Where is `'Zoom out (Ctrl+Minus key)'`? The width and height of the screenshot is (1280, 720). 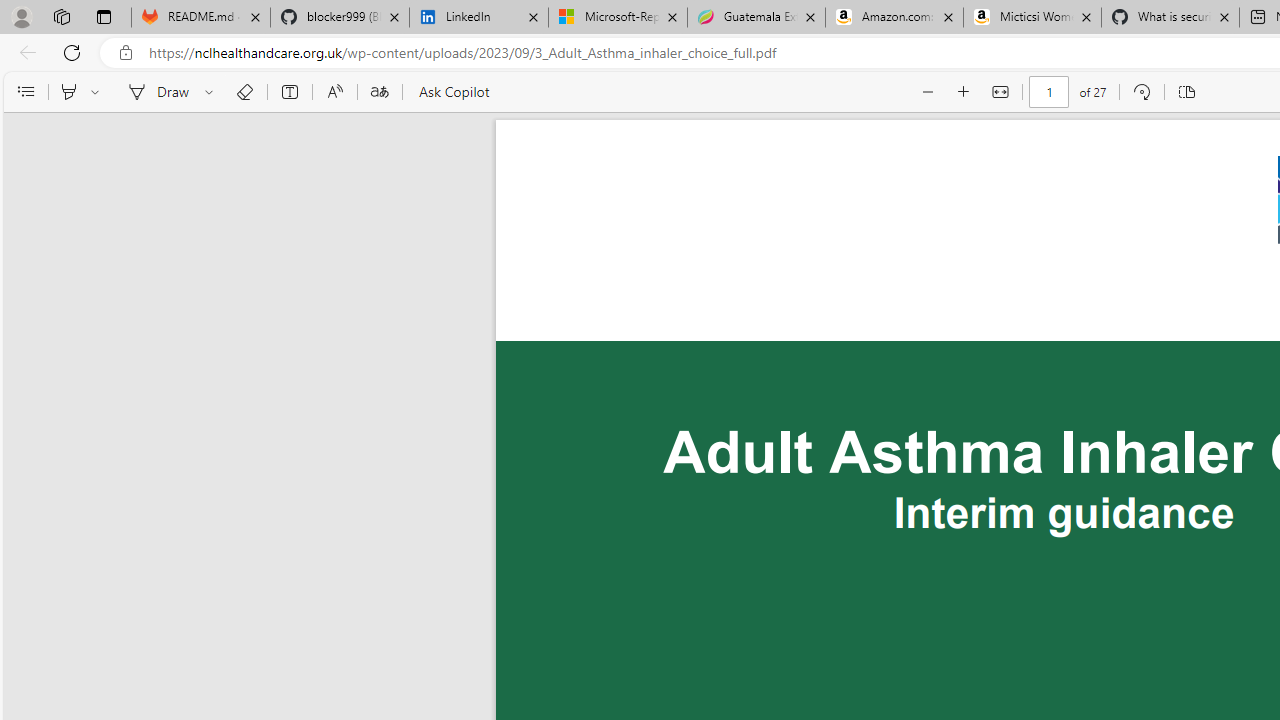 'Zoom out (Ctrl+Minus key)' is located at coordinates (927, 92).